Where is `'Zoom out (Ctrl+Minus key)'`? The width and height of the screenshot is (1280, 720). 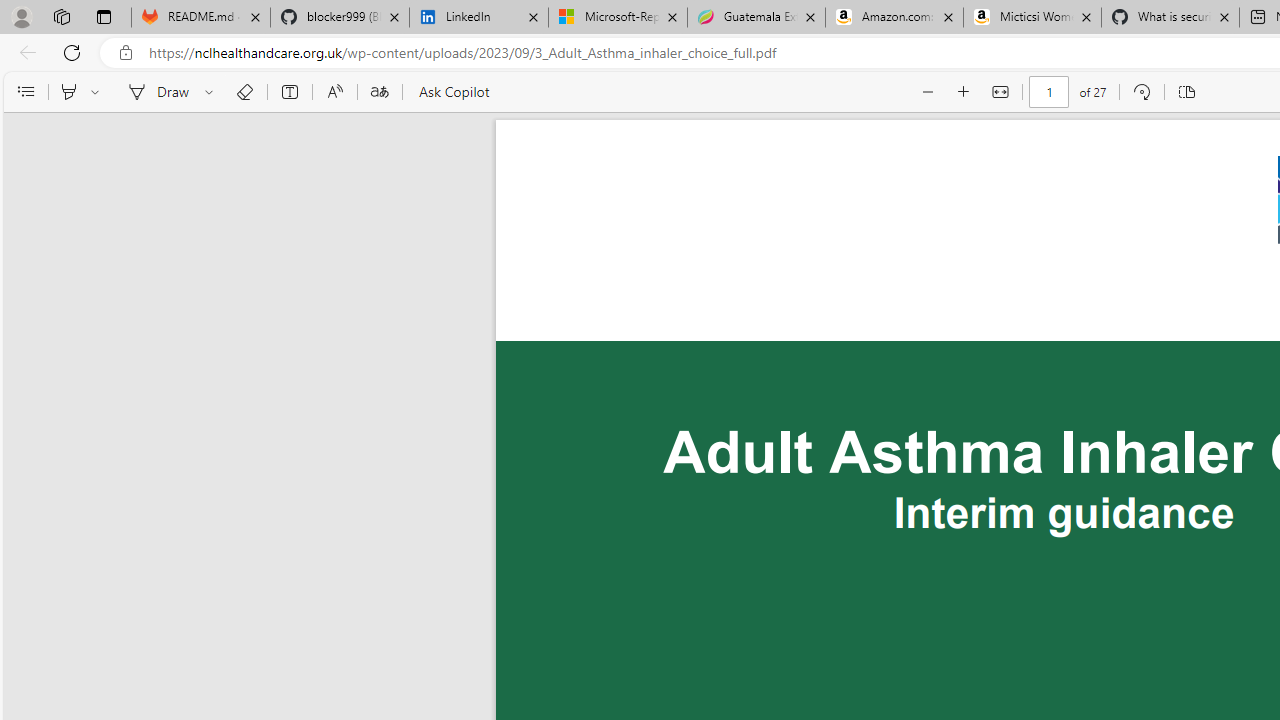 'Zoom out (Ctrl+Minus key)' is located at coordinates (927, 92).